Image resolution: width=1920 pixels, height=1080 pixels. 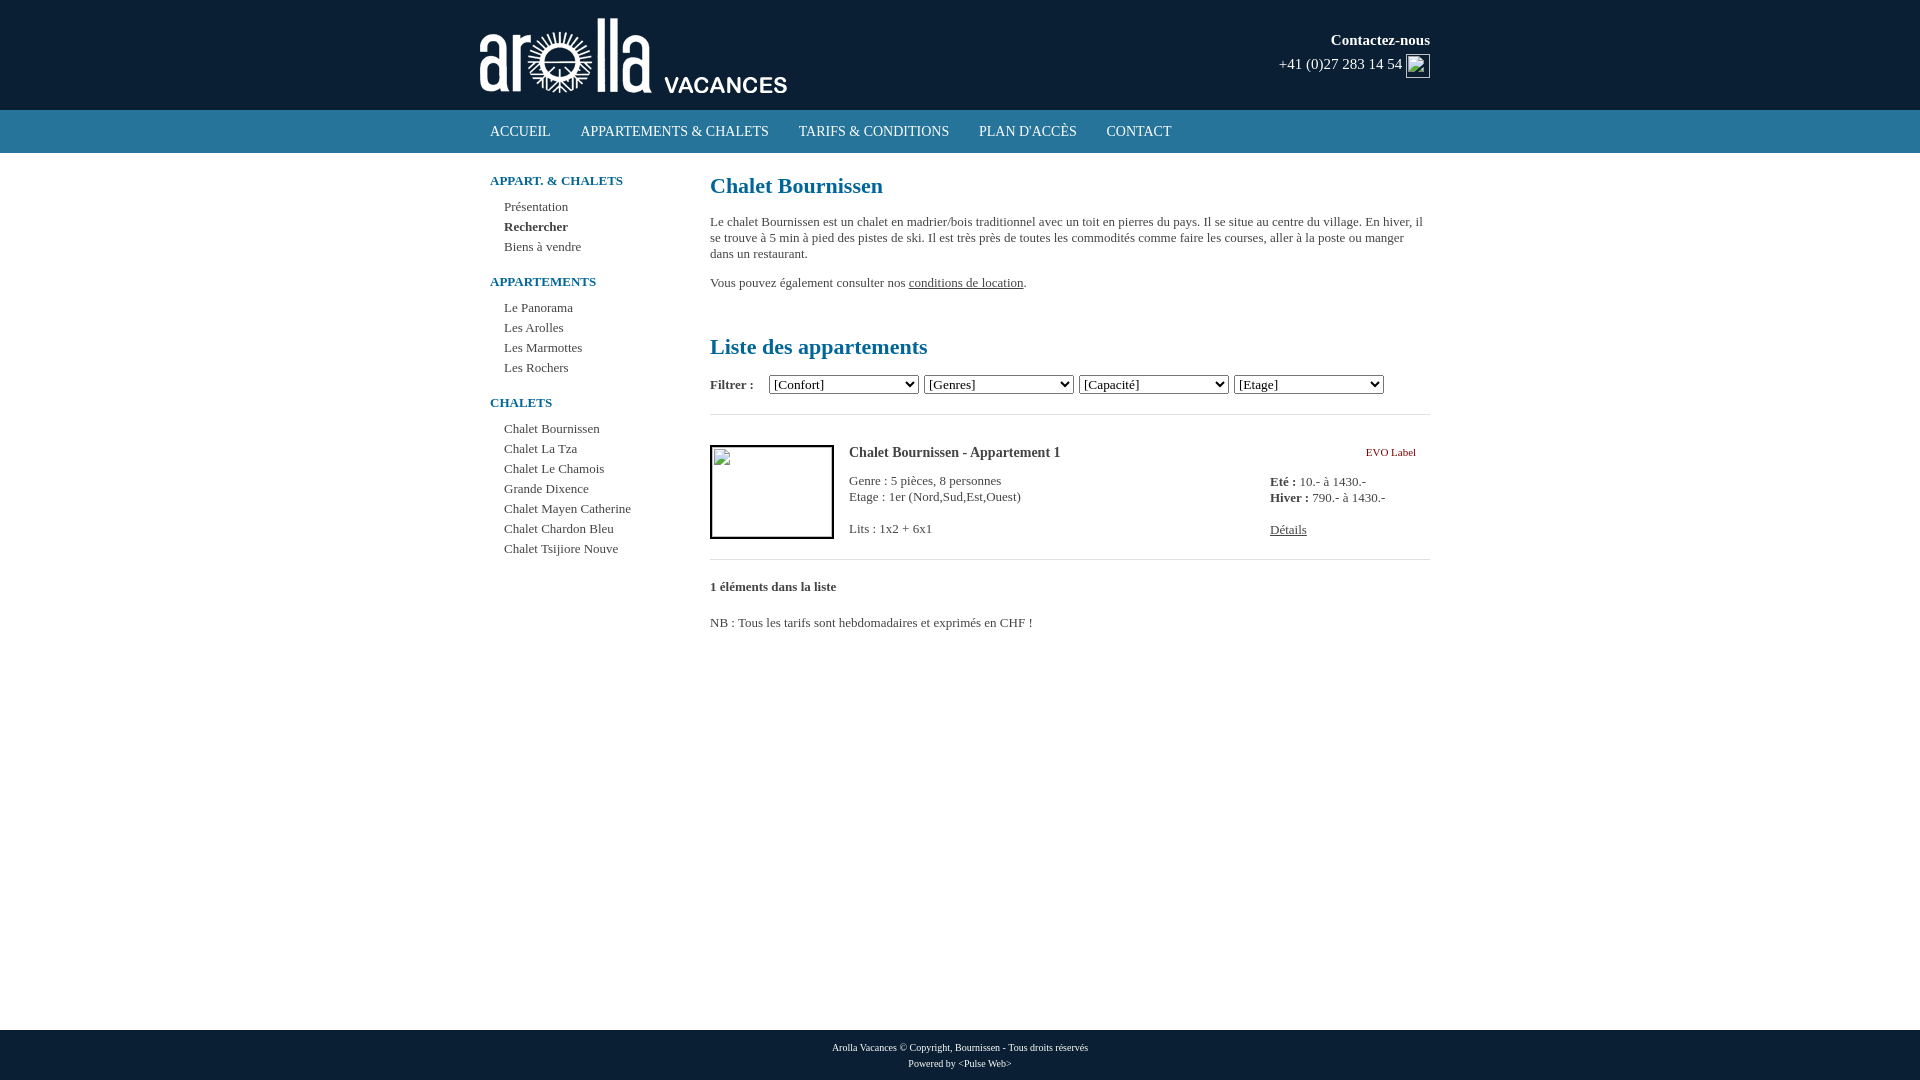 What do you see at coordinates (1139, 131) in the screenshot?
I see `'CONTACT'` at bounding box center [1139, 131].